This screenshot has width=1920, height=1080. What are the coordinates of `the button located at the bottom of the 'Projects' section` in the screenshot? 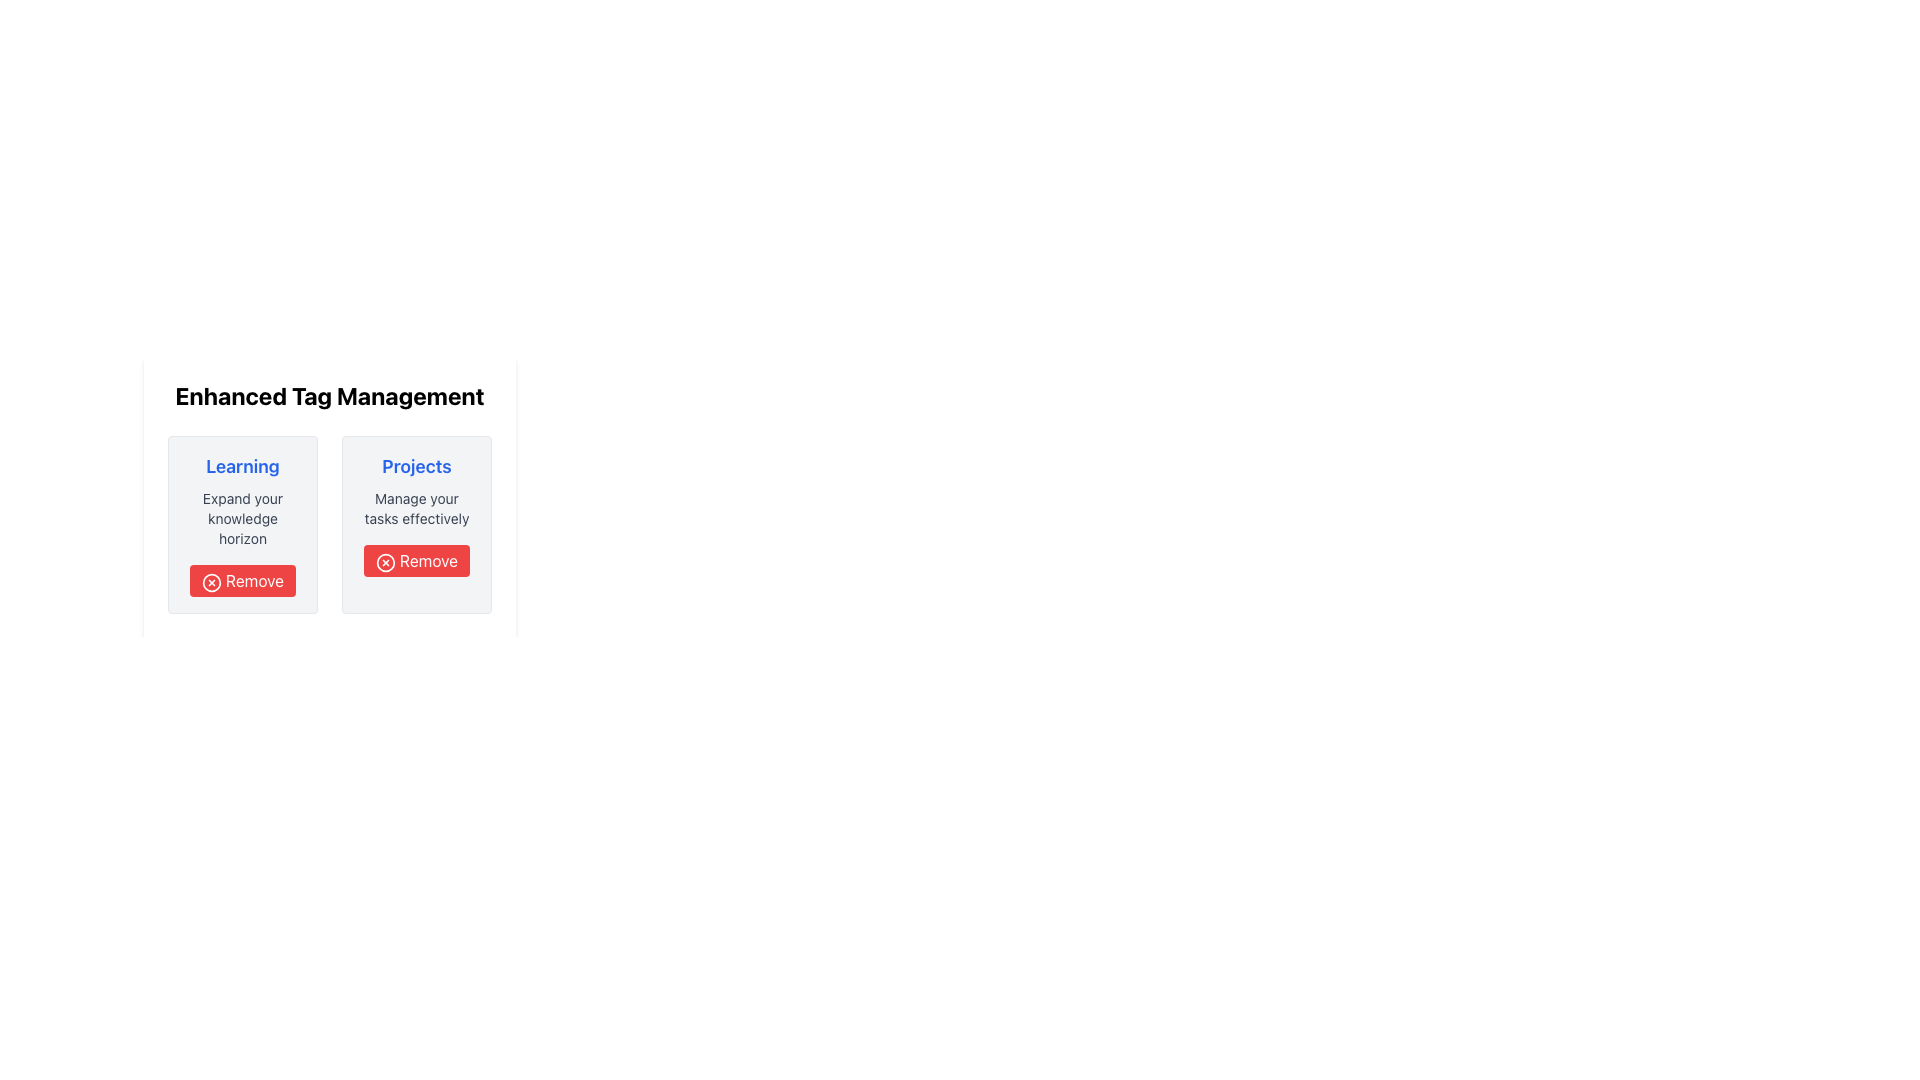 It's located at (416, 560).